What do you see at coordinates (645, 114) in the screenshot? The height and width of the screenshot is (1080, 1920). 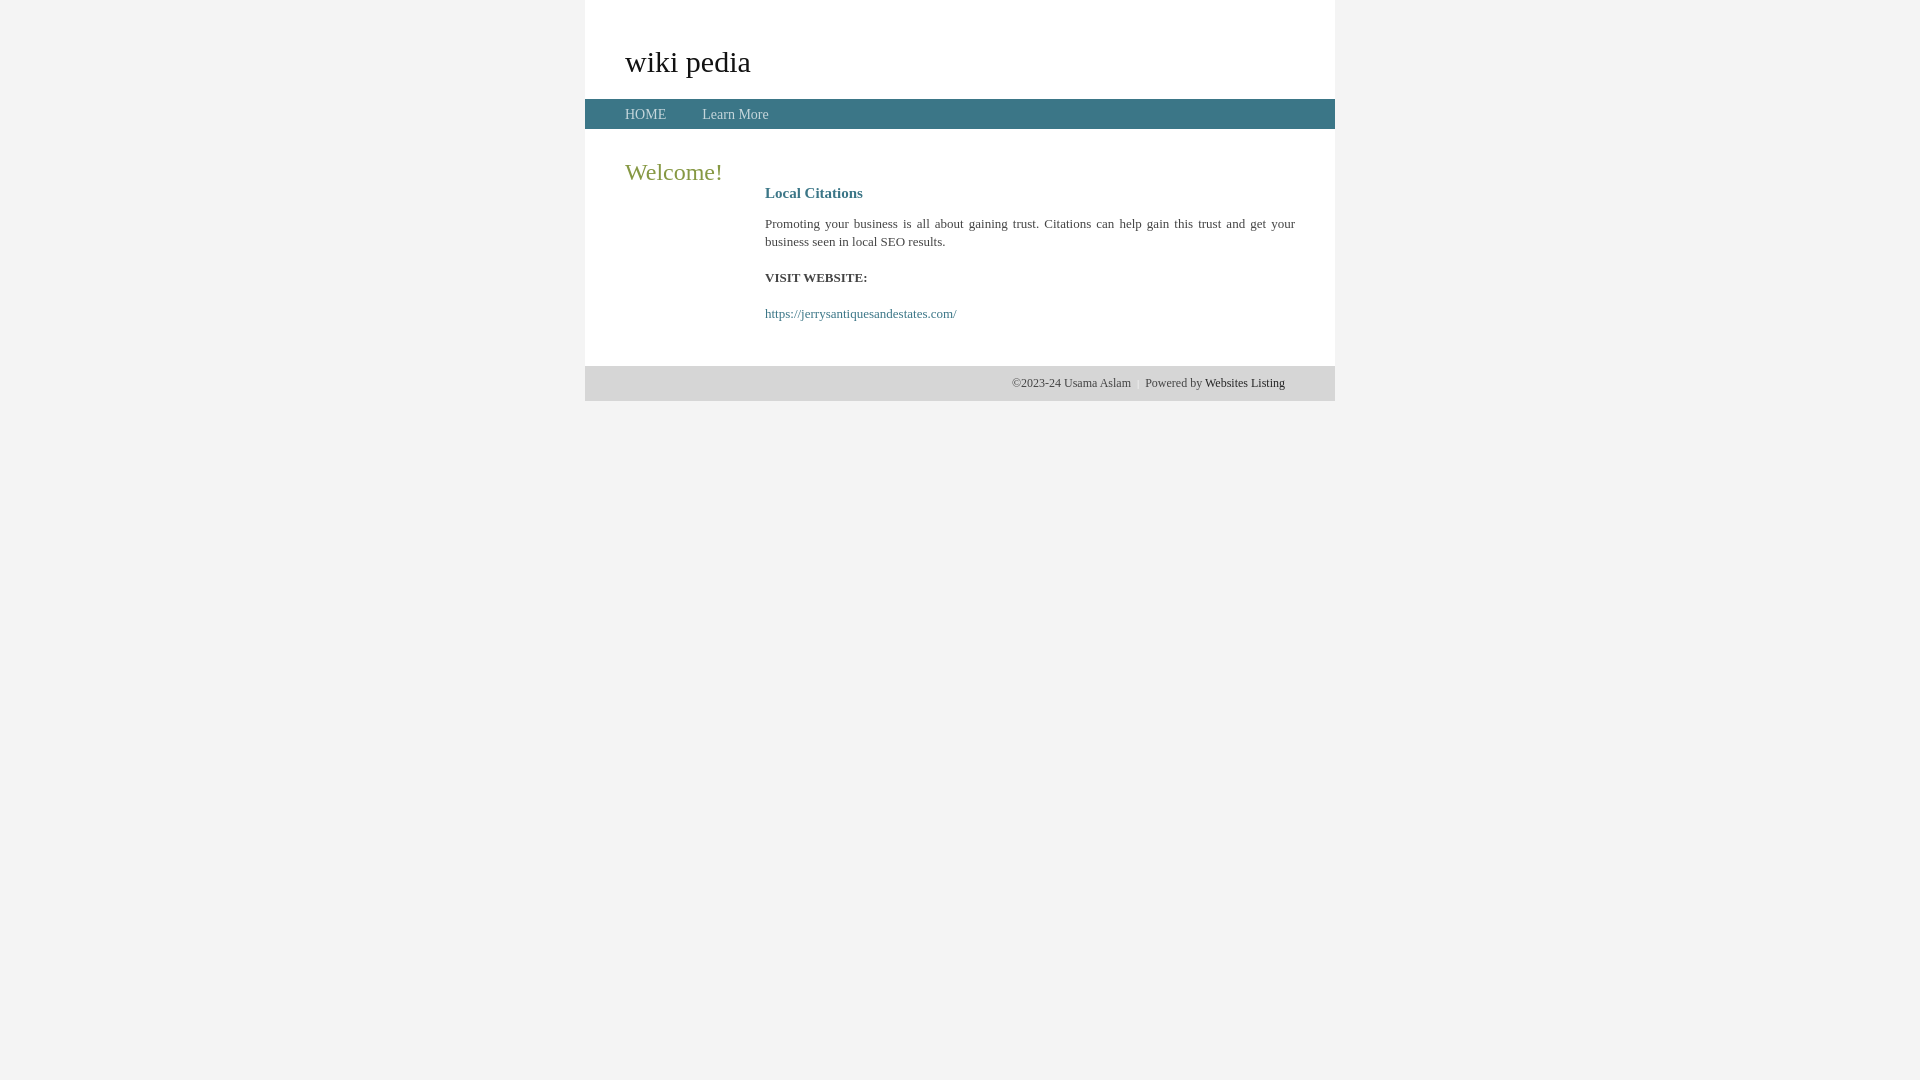 I see `'HOME'` at bounding box center [645, 114].